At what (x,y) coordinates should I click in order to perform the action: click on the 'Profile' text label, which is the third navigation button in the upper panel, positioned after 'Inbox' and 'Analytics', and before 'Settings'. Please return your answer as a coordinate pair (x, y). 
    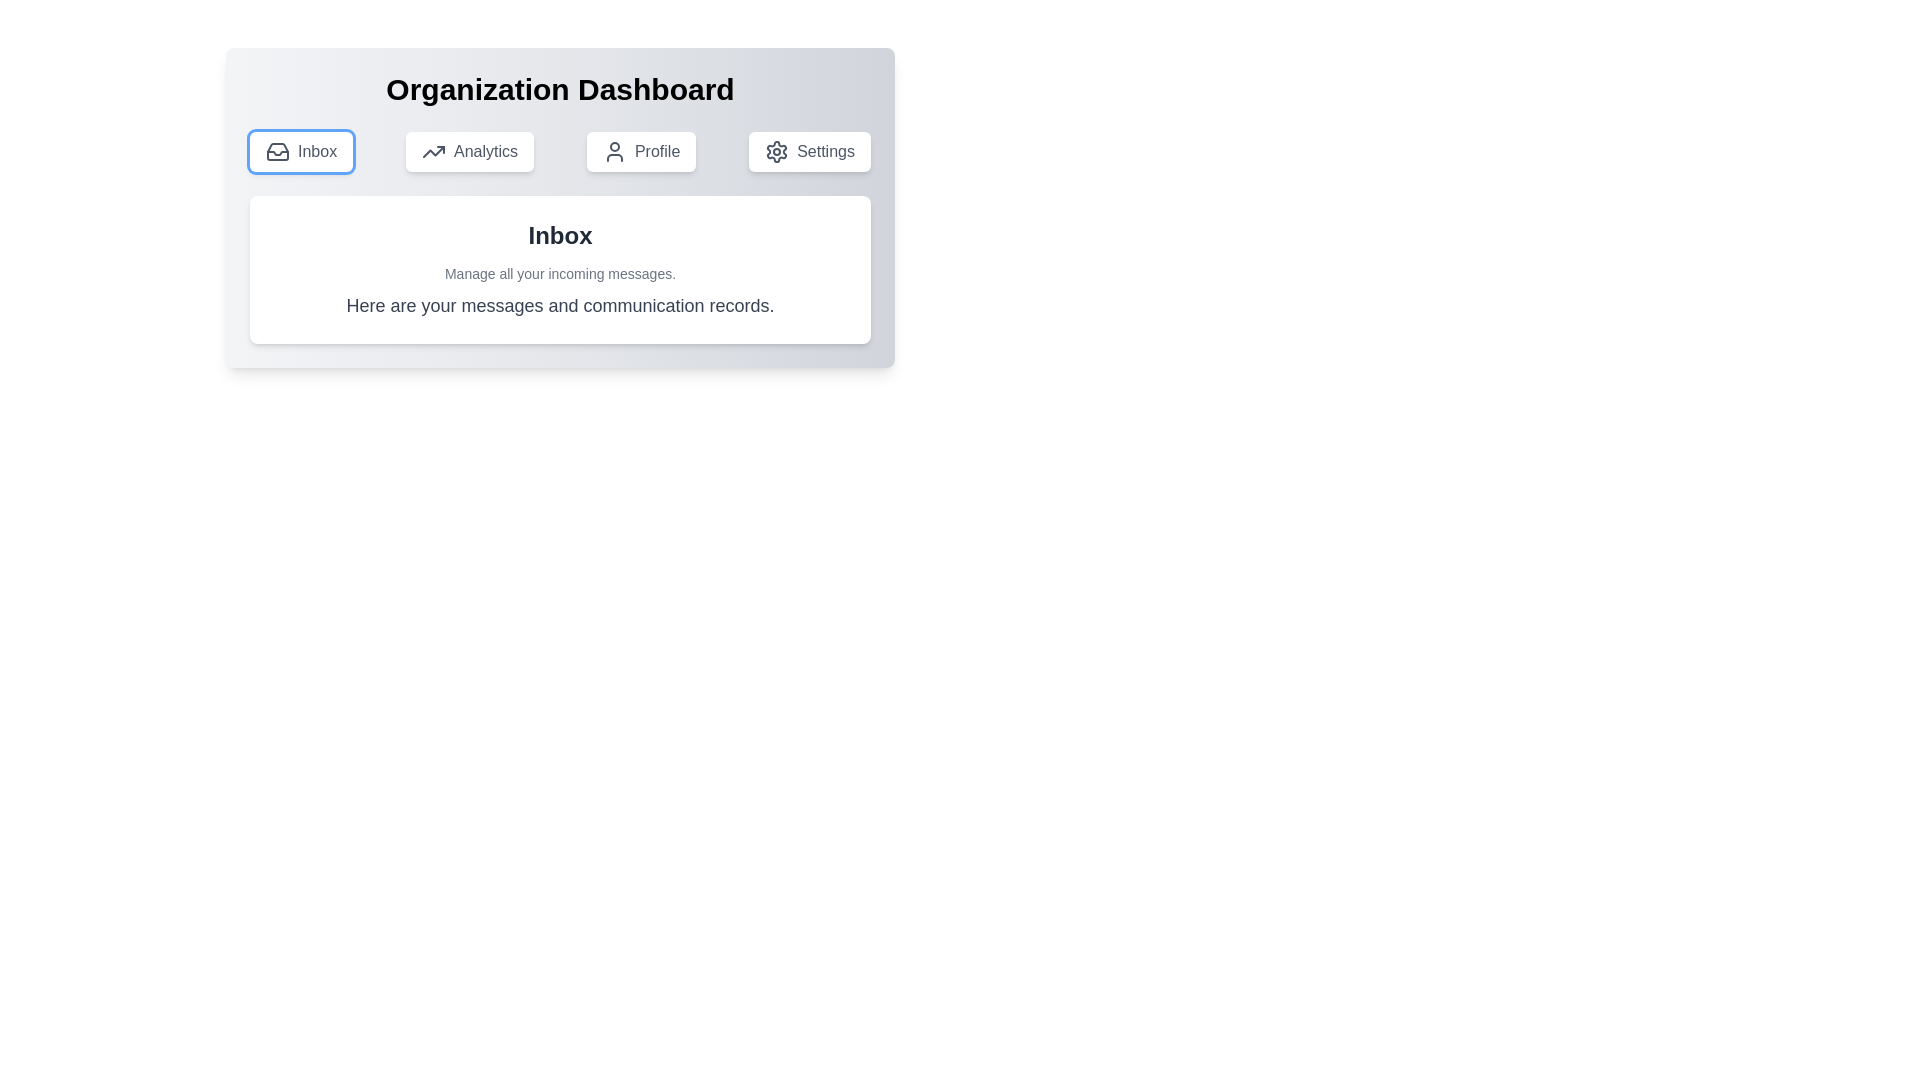
    Looking at the image, I should click on (657, 150).